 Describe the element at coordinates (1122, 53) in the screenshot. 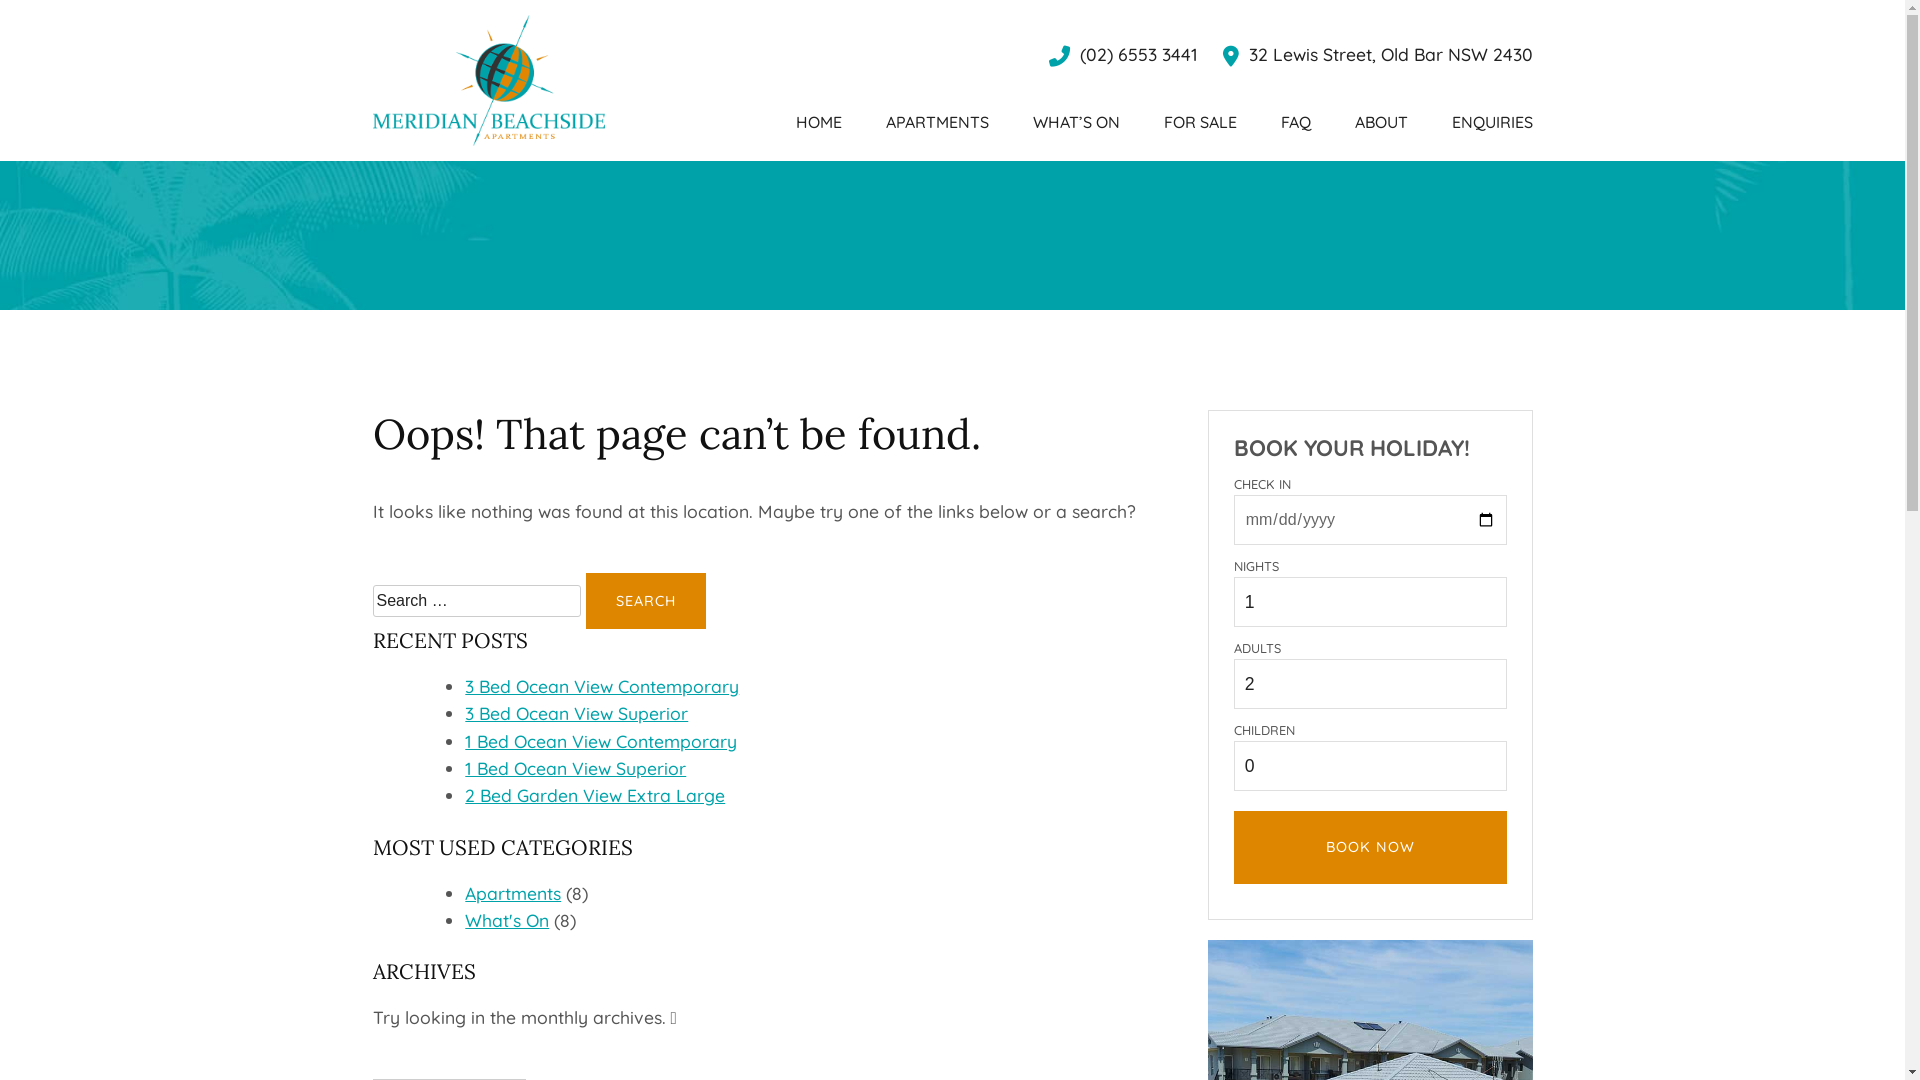

I see `'(02) 6553 3441'` at that location.